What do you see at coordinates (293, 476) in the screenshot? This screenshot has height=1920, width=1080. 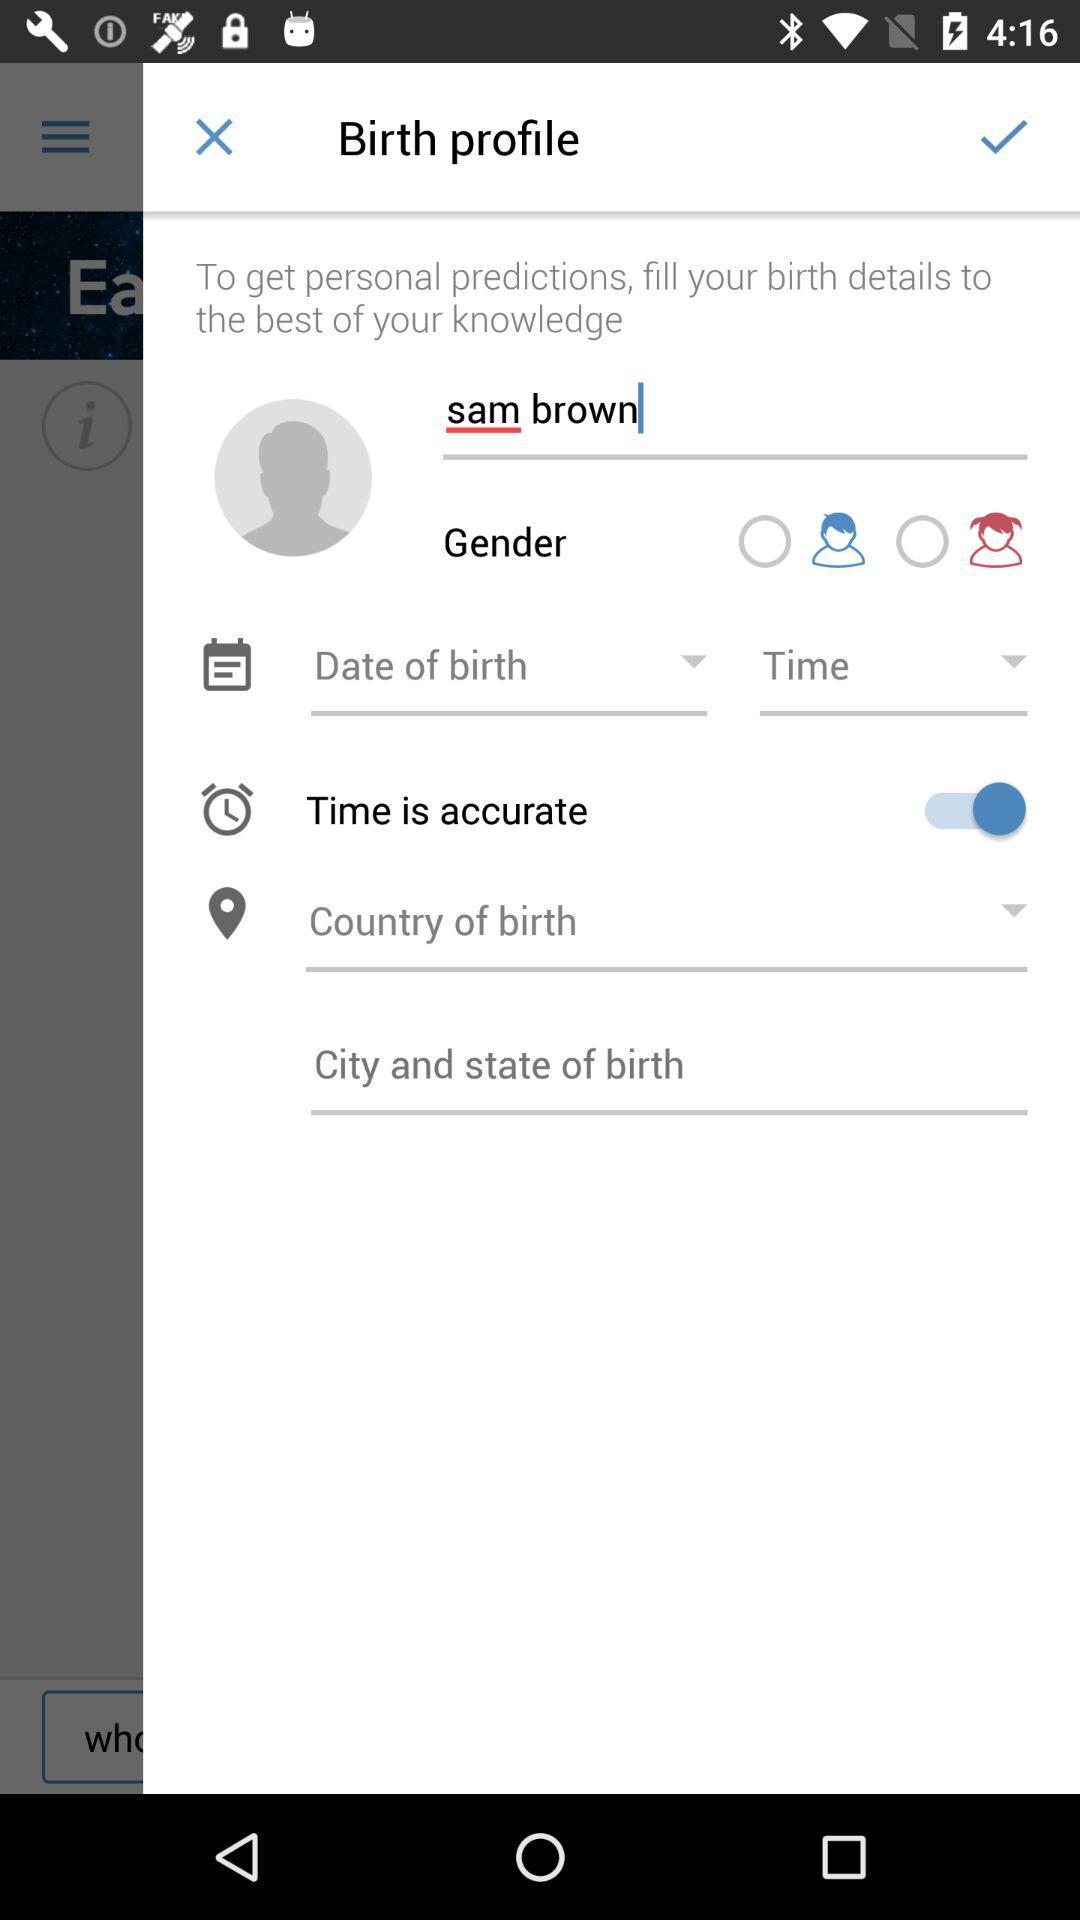 I see `icon next to the sam brown item` at bounding box center [293, 476].